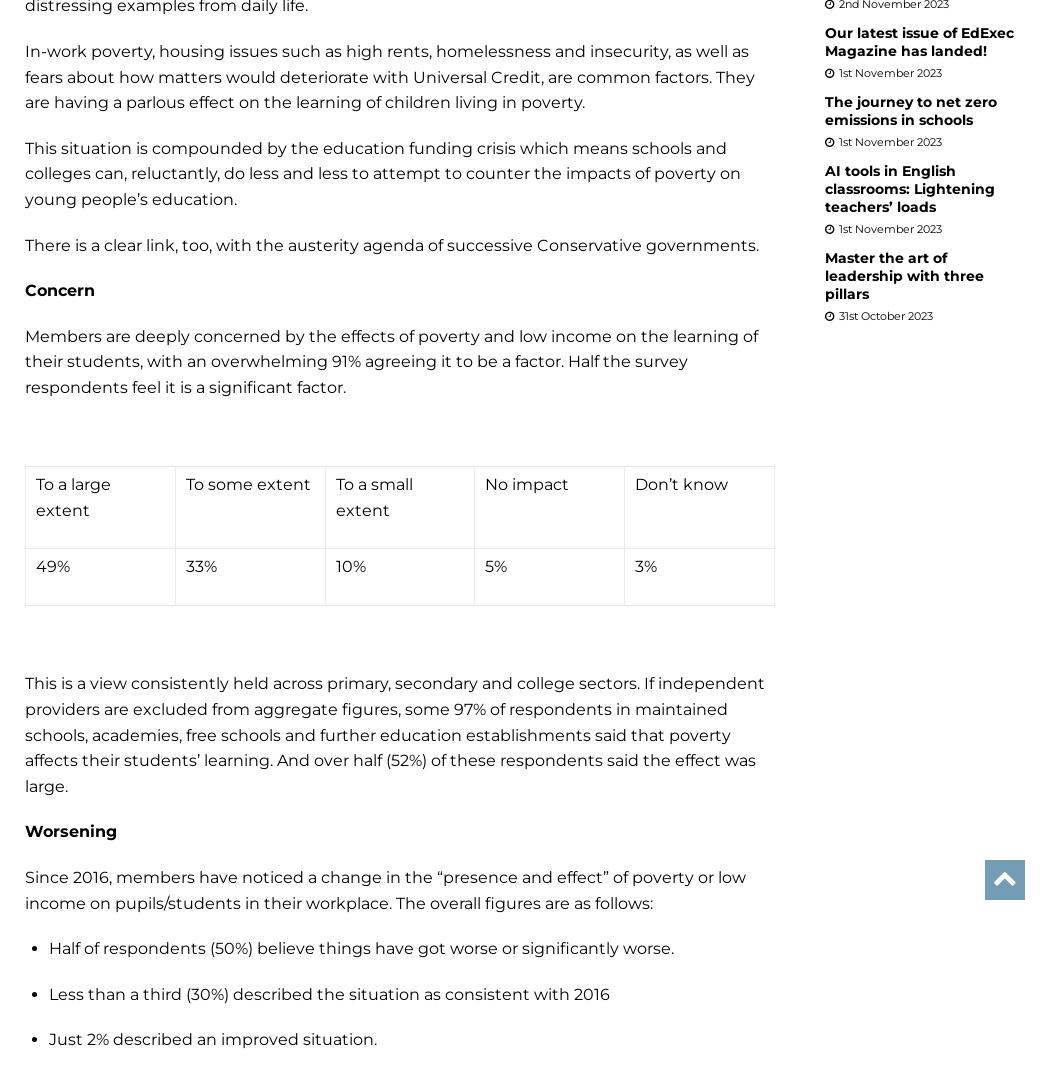  I want to click on '10%', so click(348, 566).